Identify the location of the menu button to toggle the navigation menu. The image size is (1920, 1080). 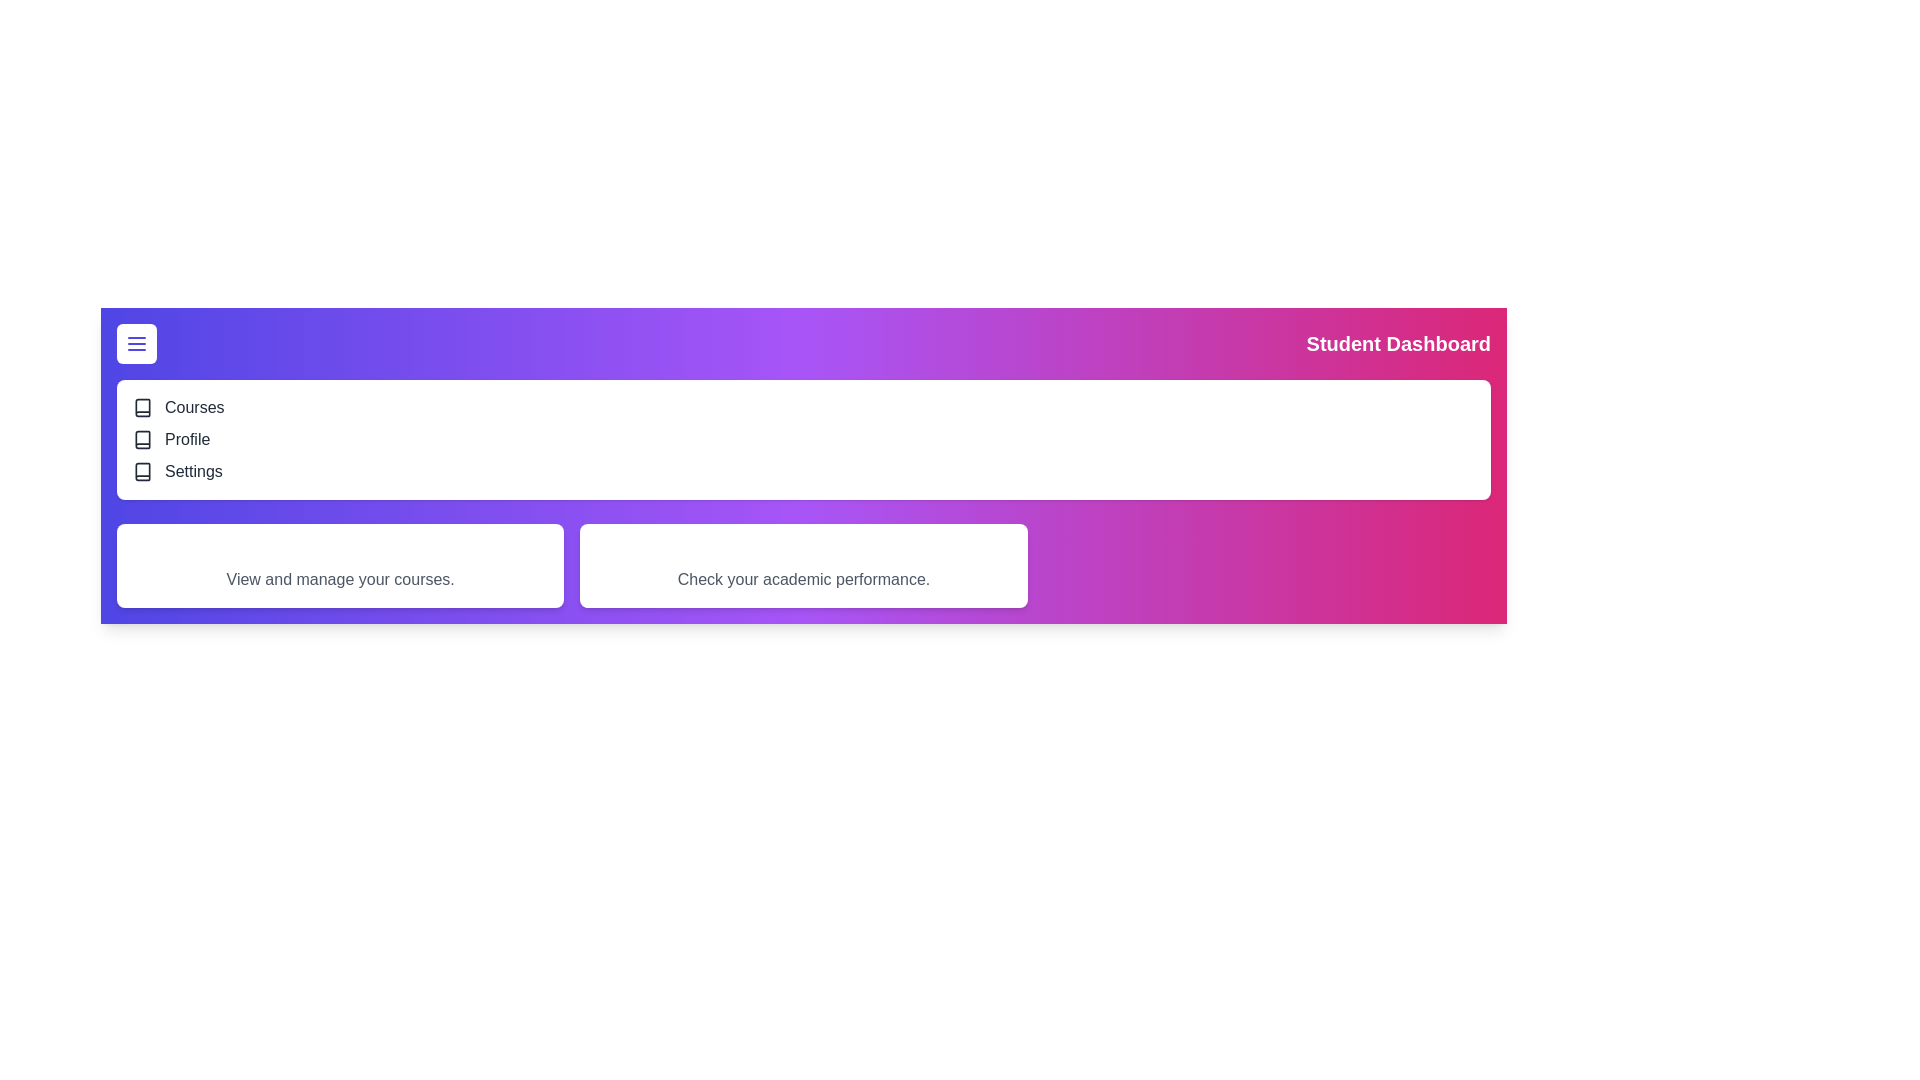
(136, 342).